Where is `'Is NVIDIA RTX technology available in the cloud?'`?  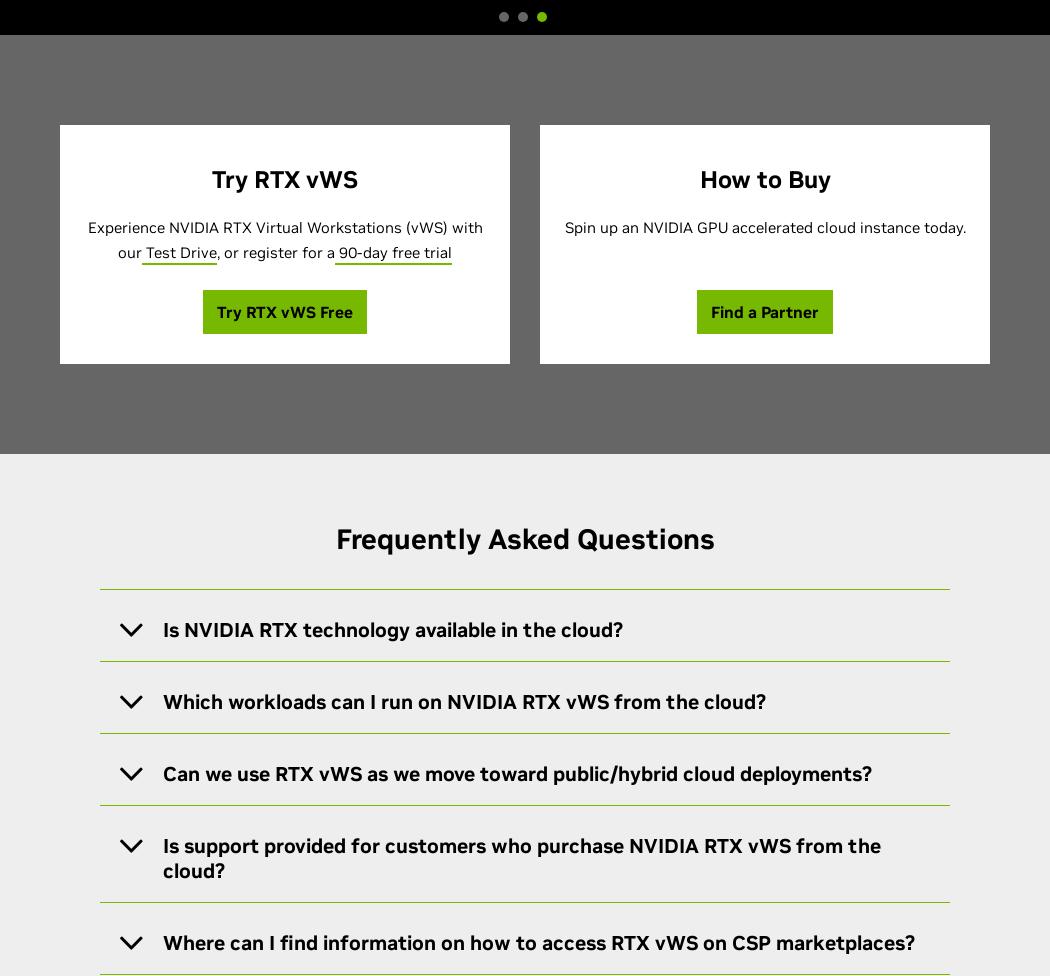 'Is NVIDIA RTX technology available in the cloud?' is located at coordinates (393, 629).